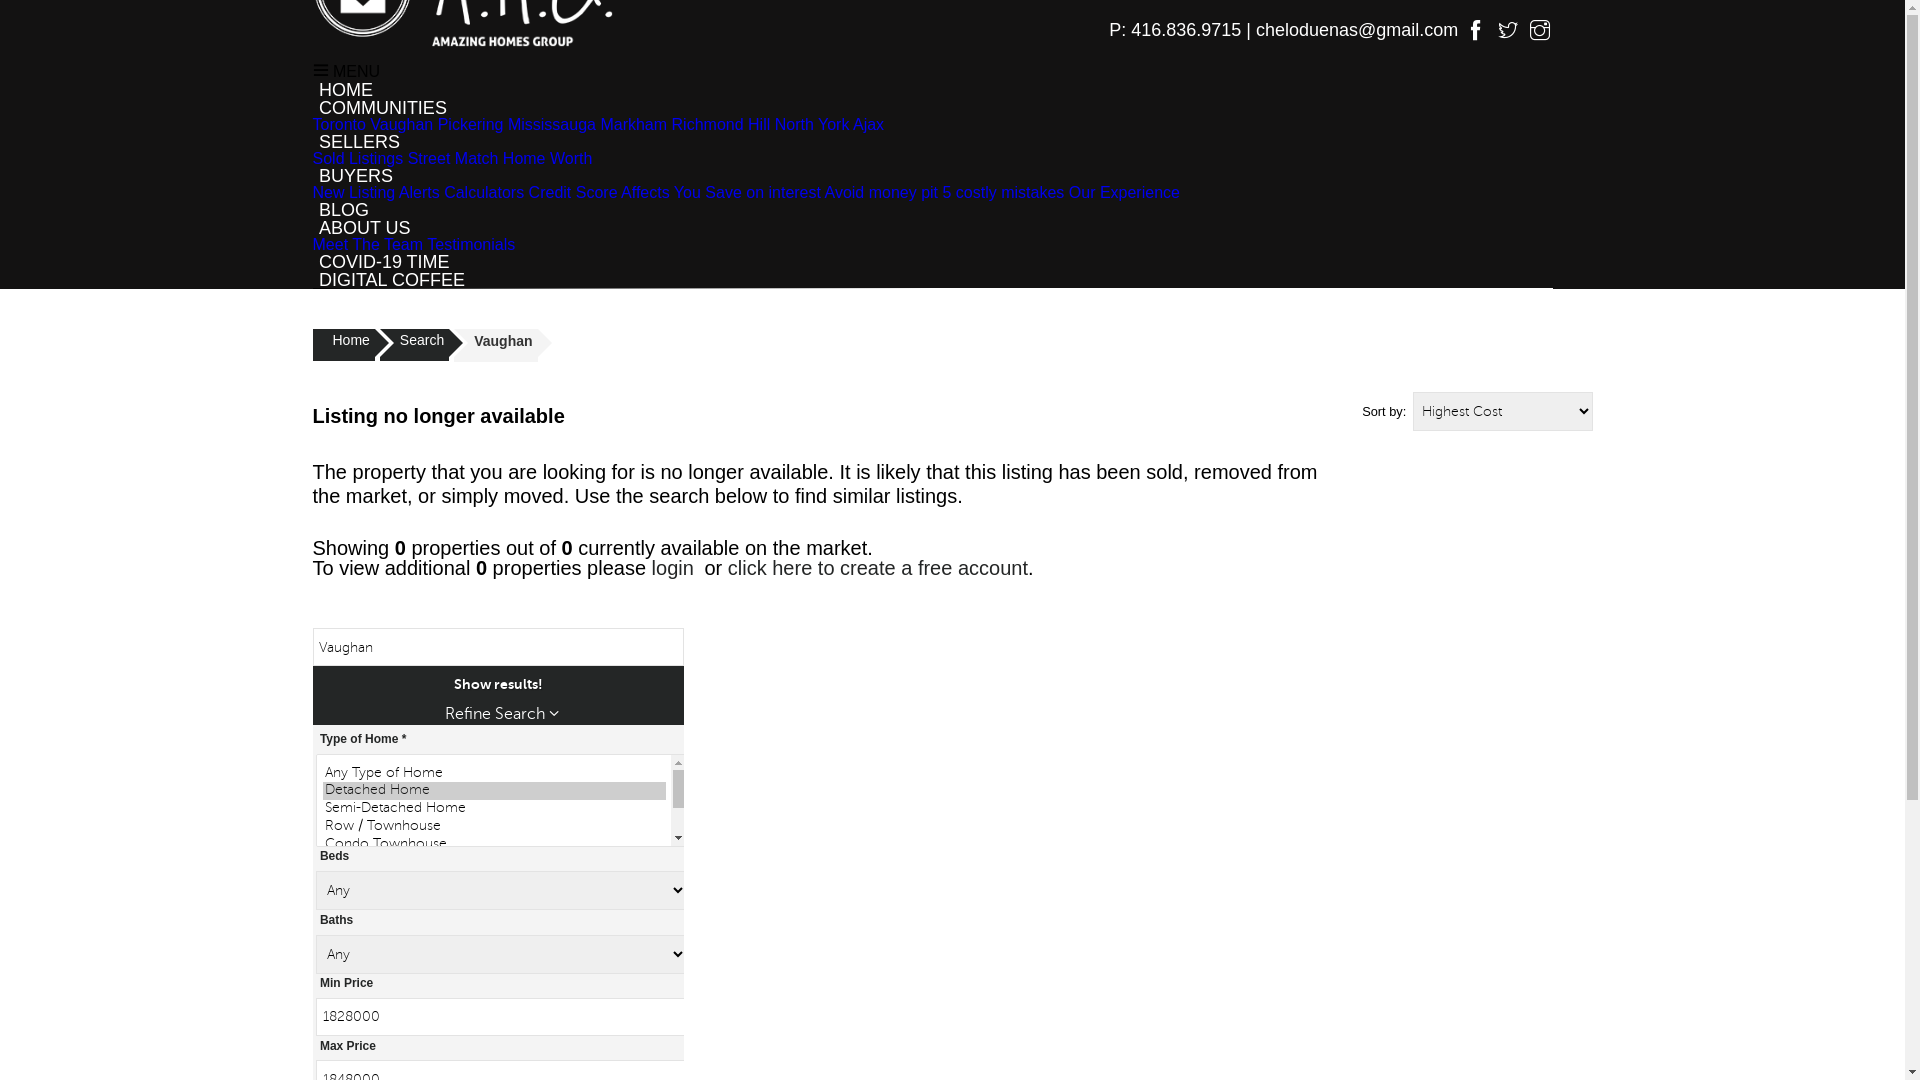  I want to click on 'New Listing Alerts', so click(375, 192).